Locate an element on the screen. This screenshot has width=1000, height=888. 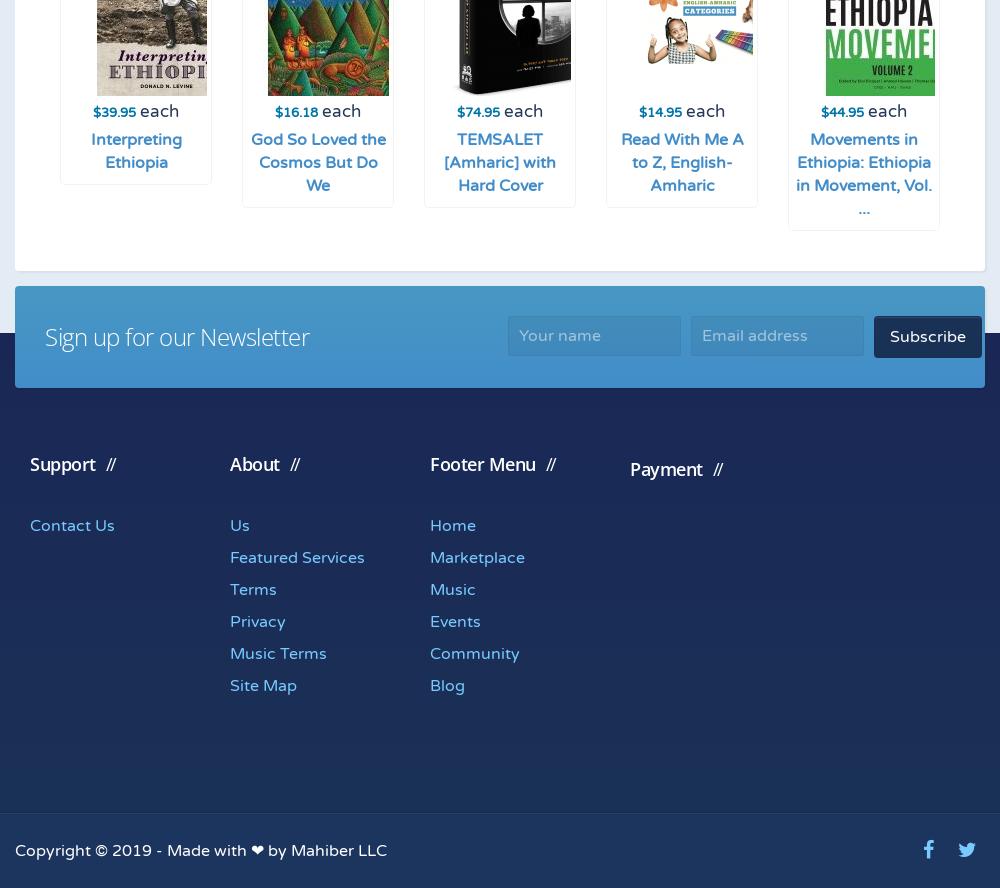
'Support' is located at coordinates (62, 463).